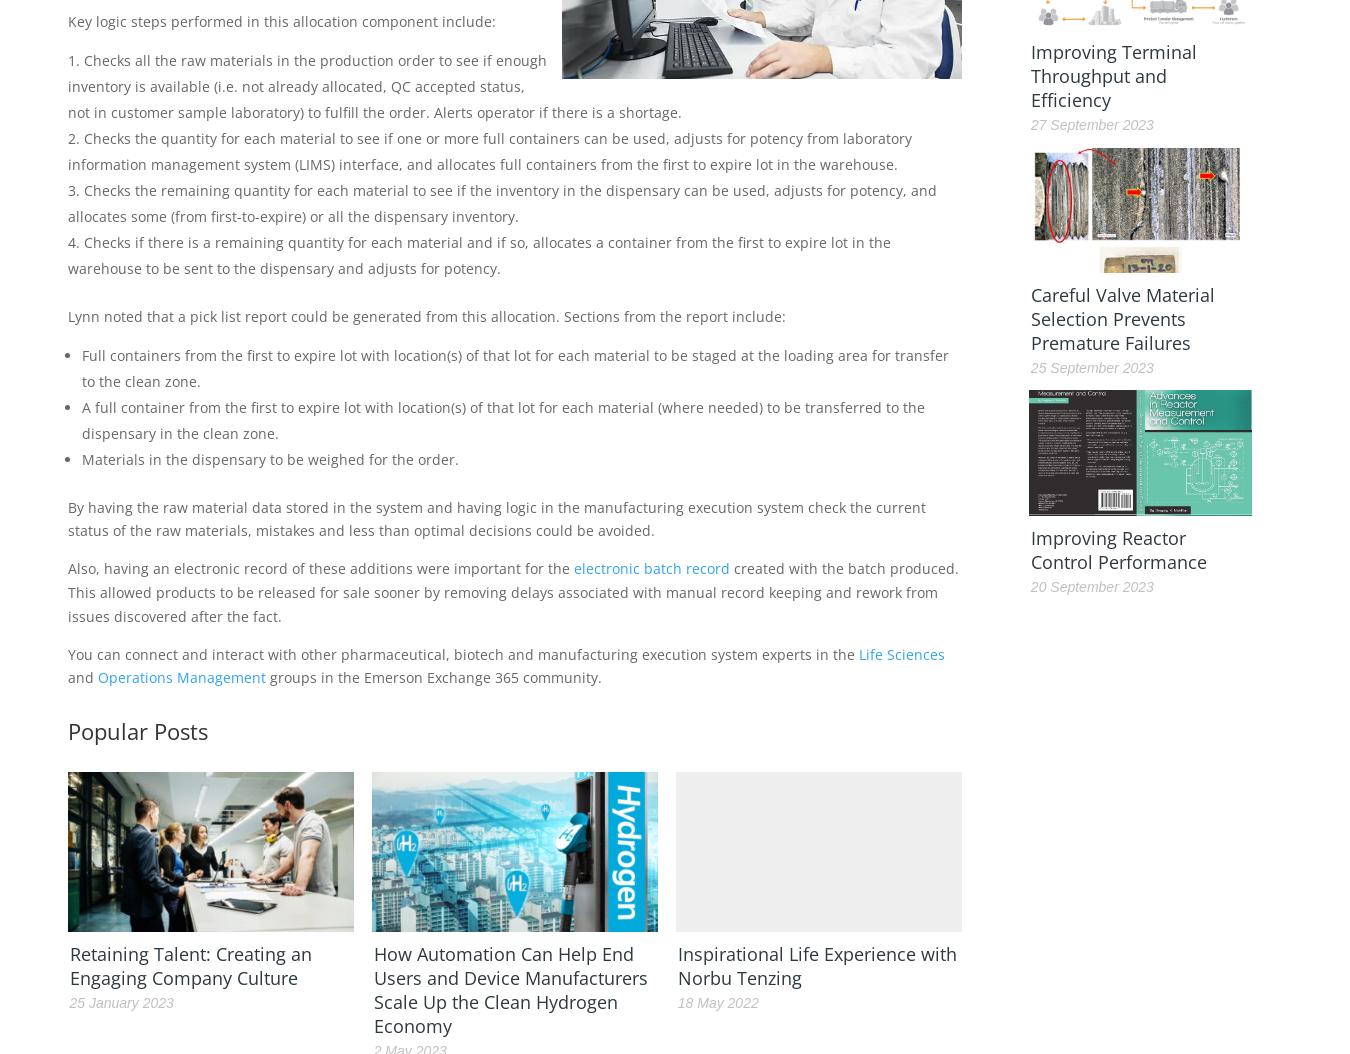 The width and height of the screenshot is (1350, 1054). I want to click on 'Inspirational Life Experience with Norbu Tenzing', so click(816, 965).